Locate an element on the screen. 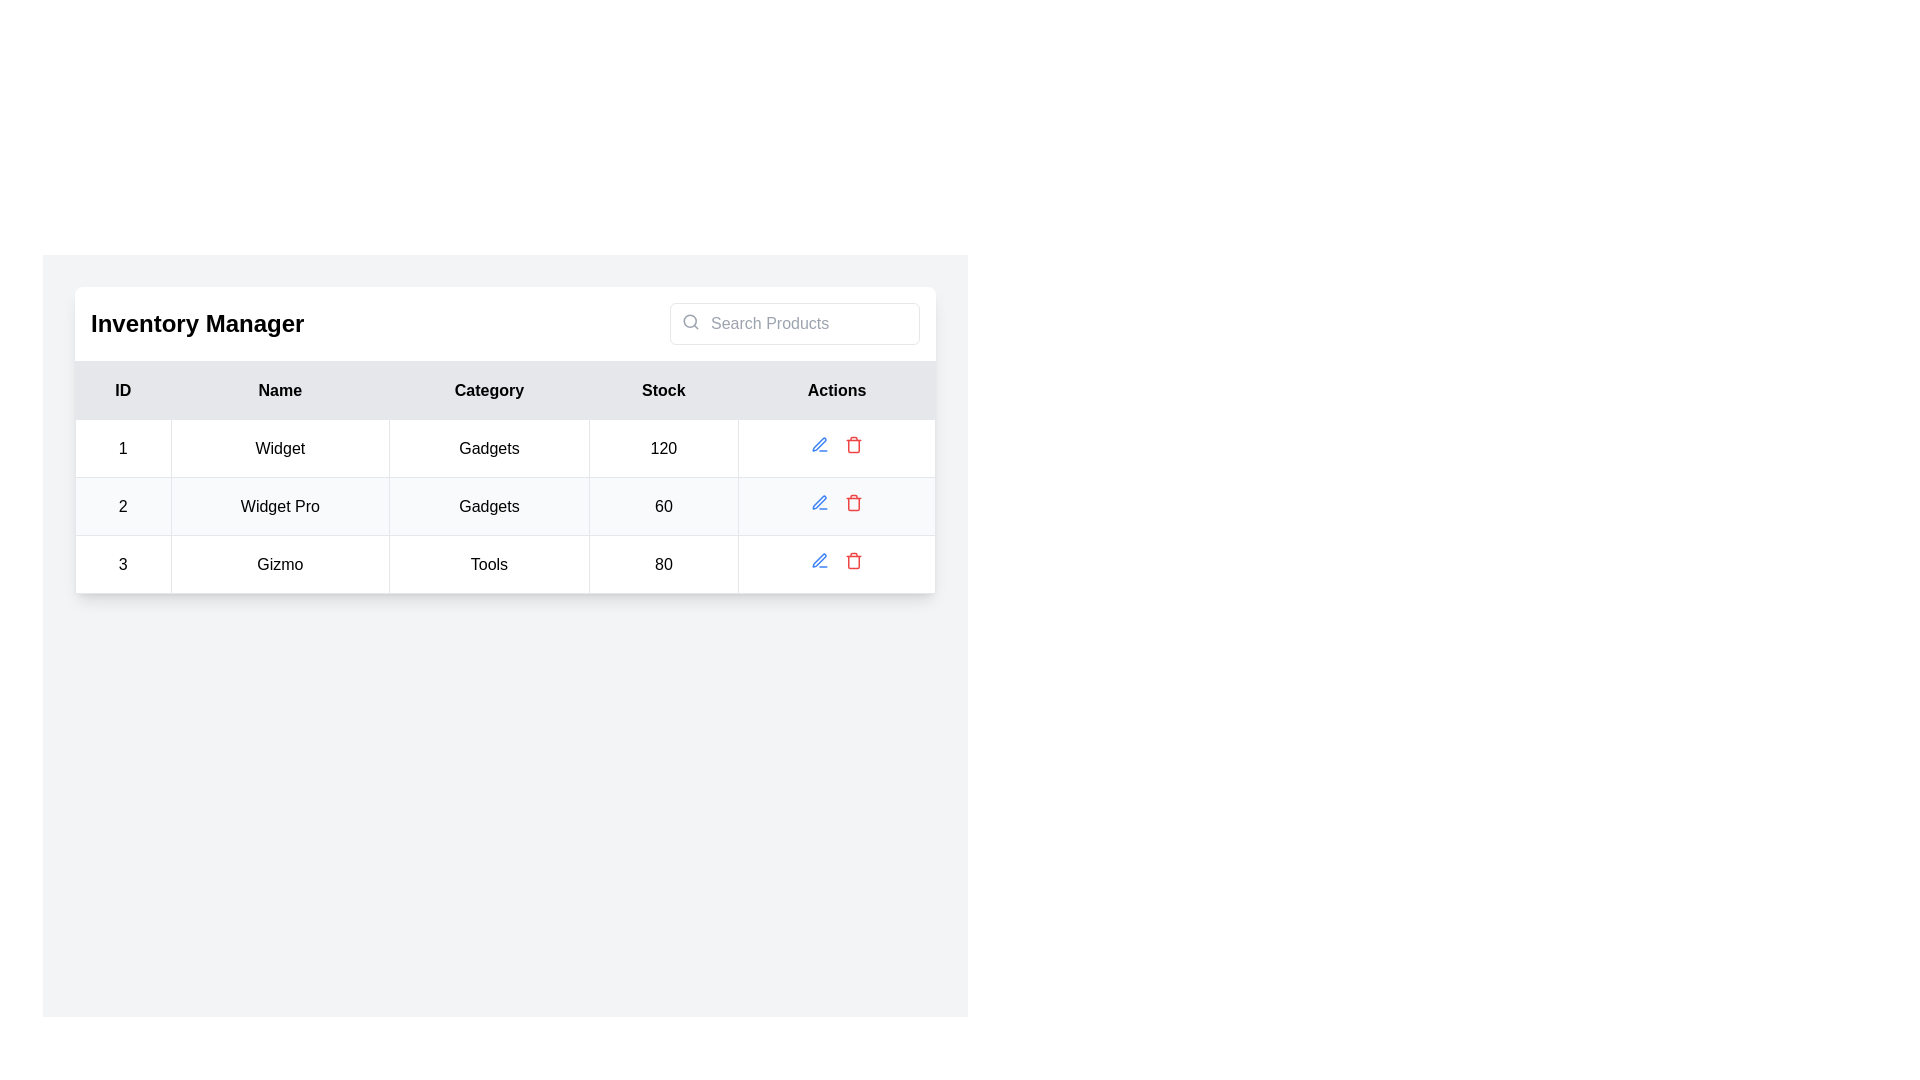 This screenshot has width=1920, height=1080. the delete icon button represented as a trash bin, which is red in color and located in the 'Actions' column of the second row of the table is located at coordinates (854, 443).